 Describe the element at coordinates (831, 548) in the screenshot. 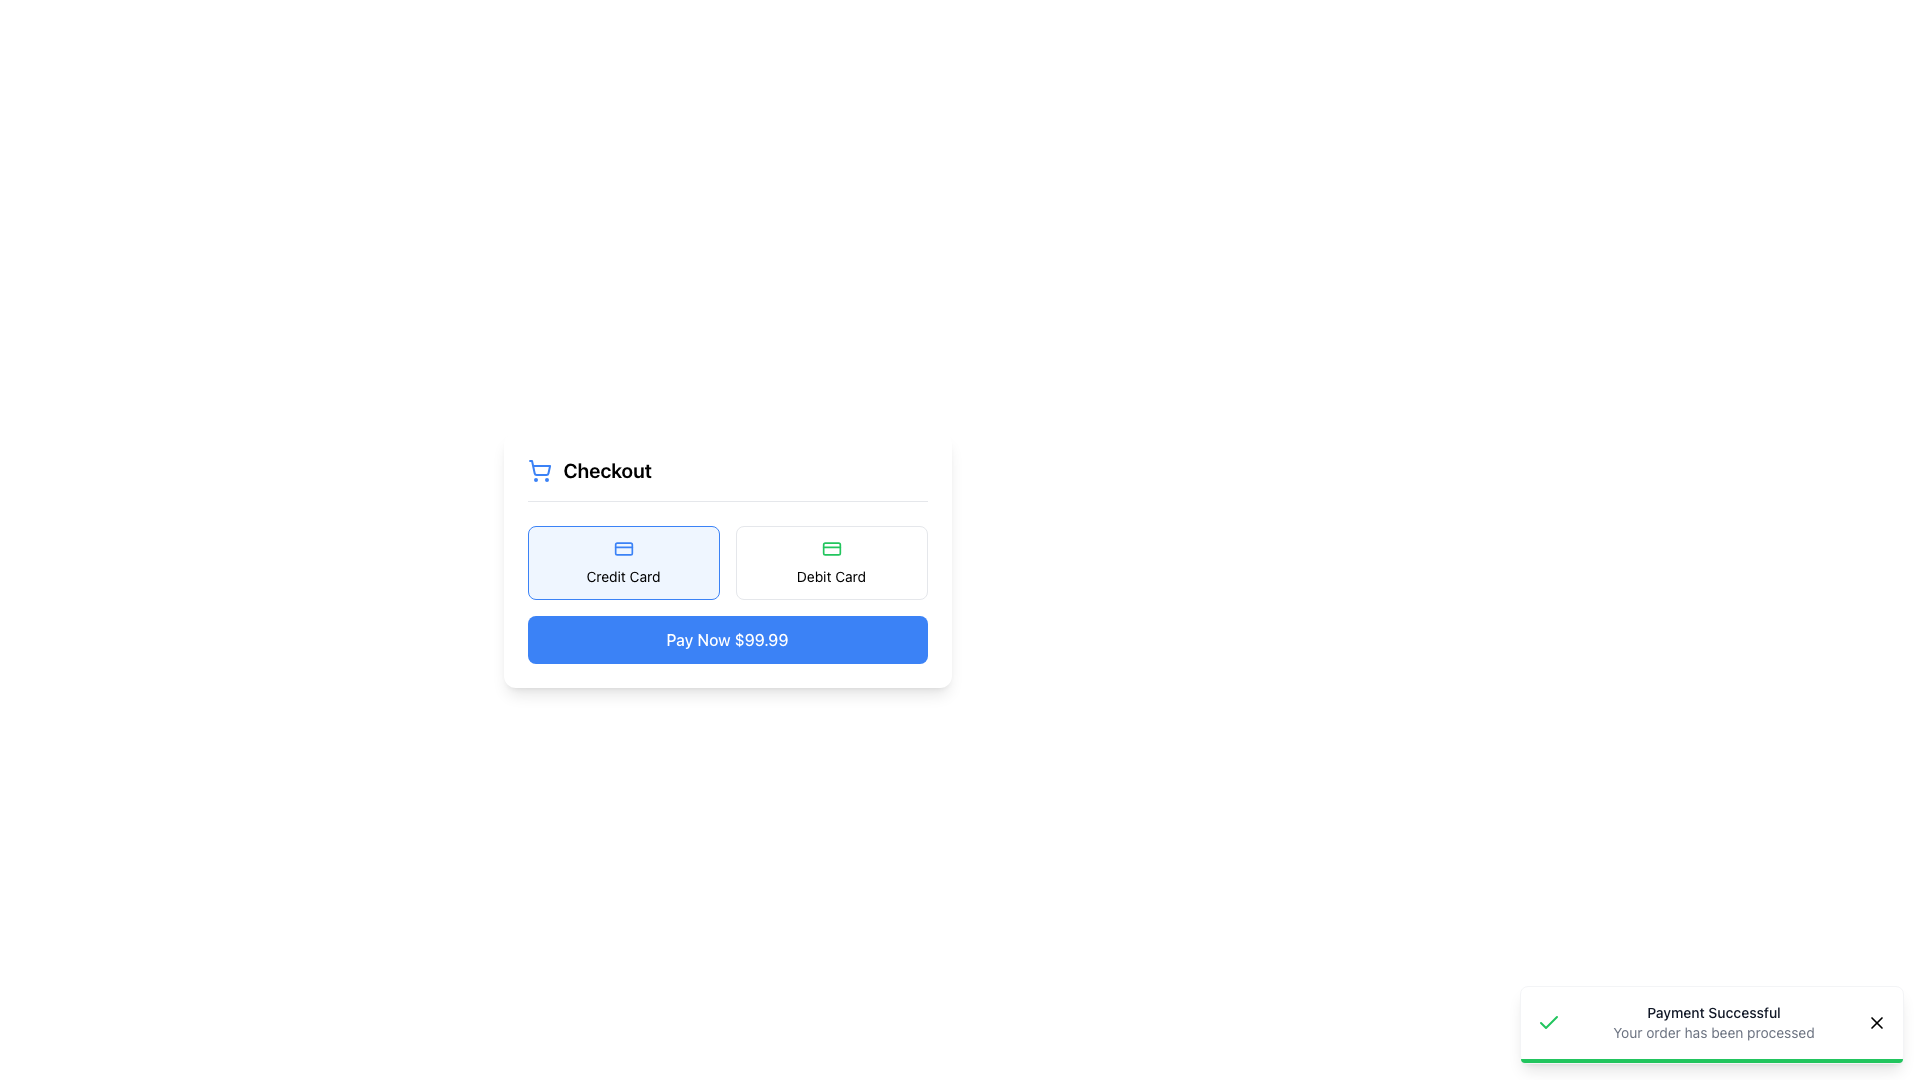

I see `rectangular SVG graphic element with rounded corners located in the center-left of the interactive card component` at that location.